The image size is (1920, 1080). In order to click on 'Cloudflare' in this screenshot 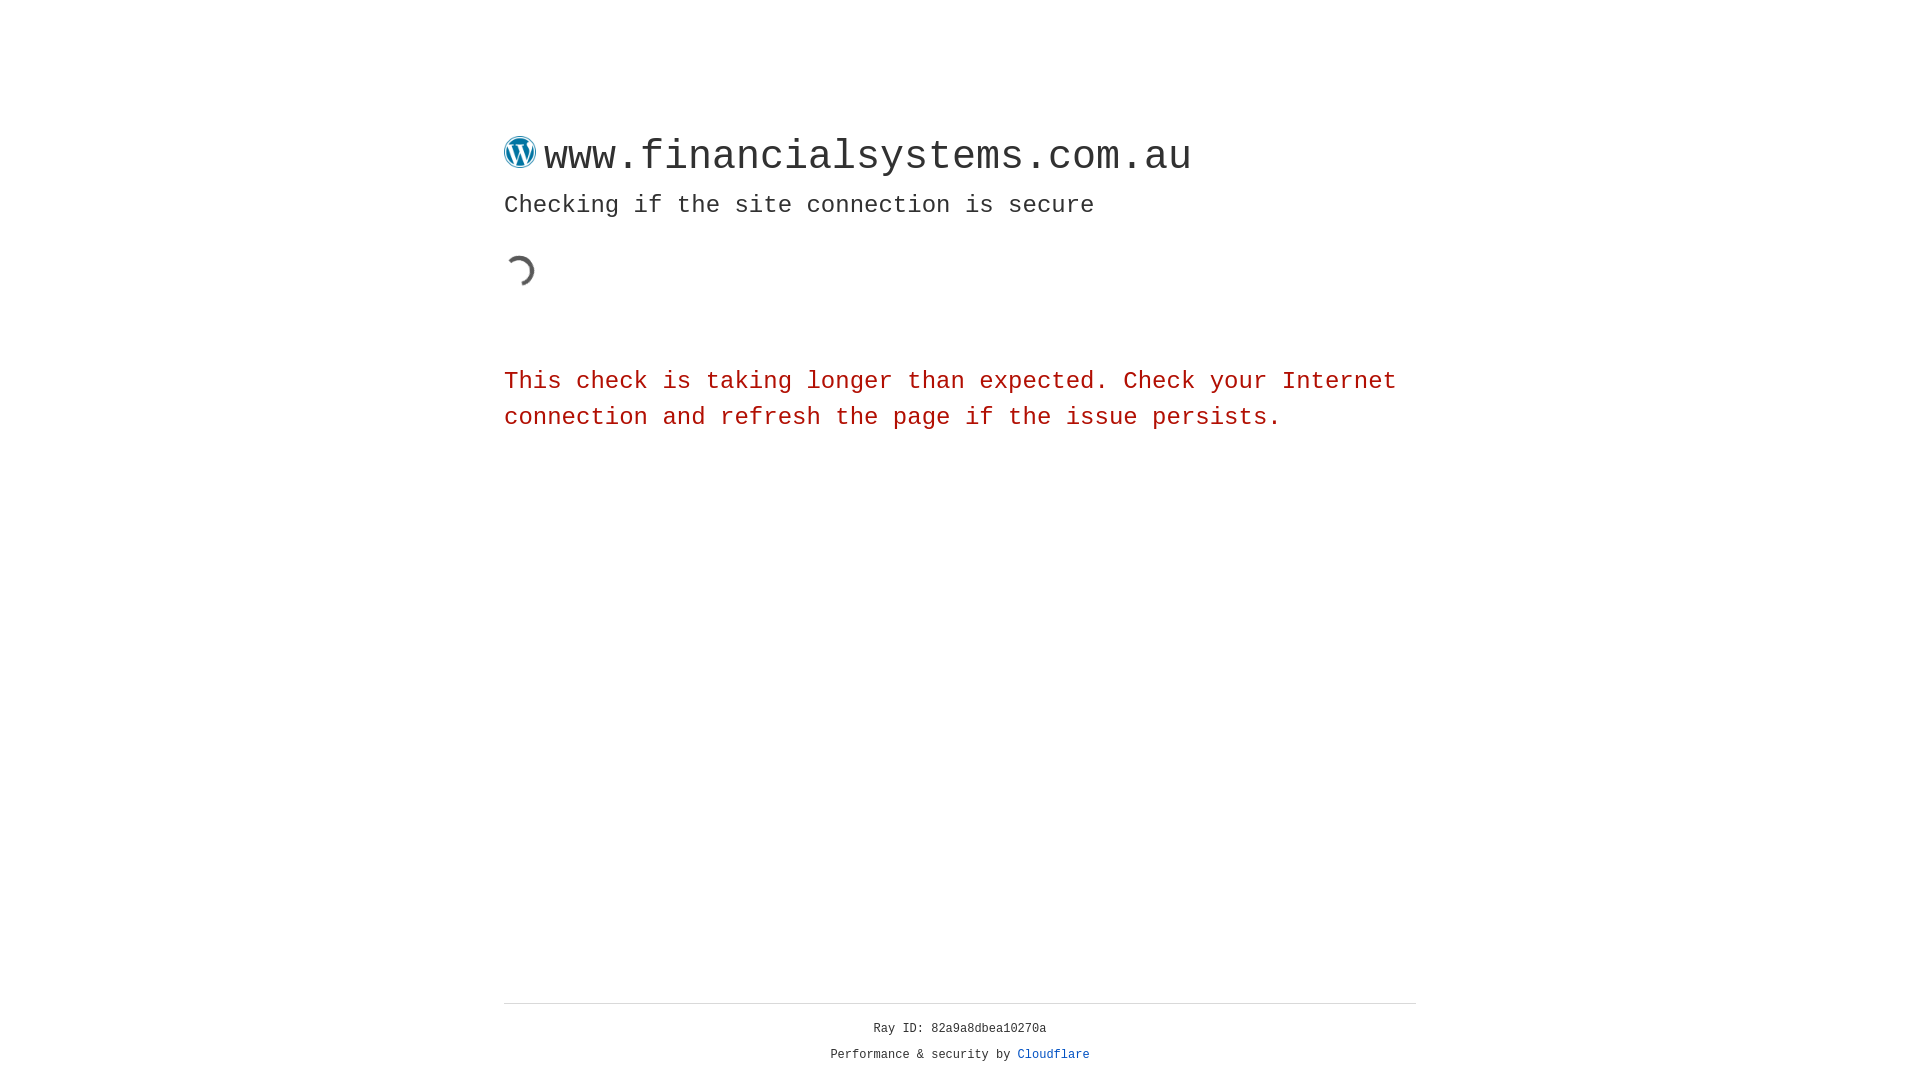, I will do `click(1053, 1054)`.